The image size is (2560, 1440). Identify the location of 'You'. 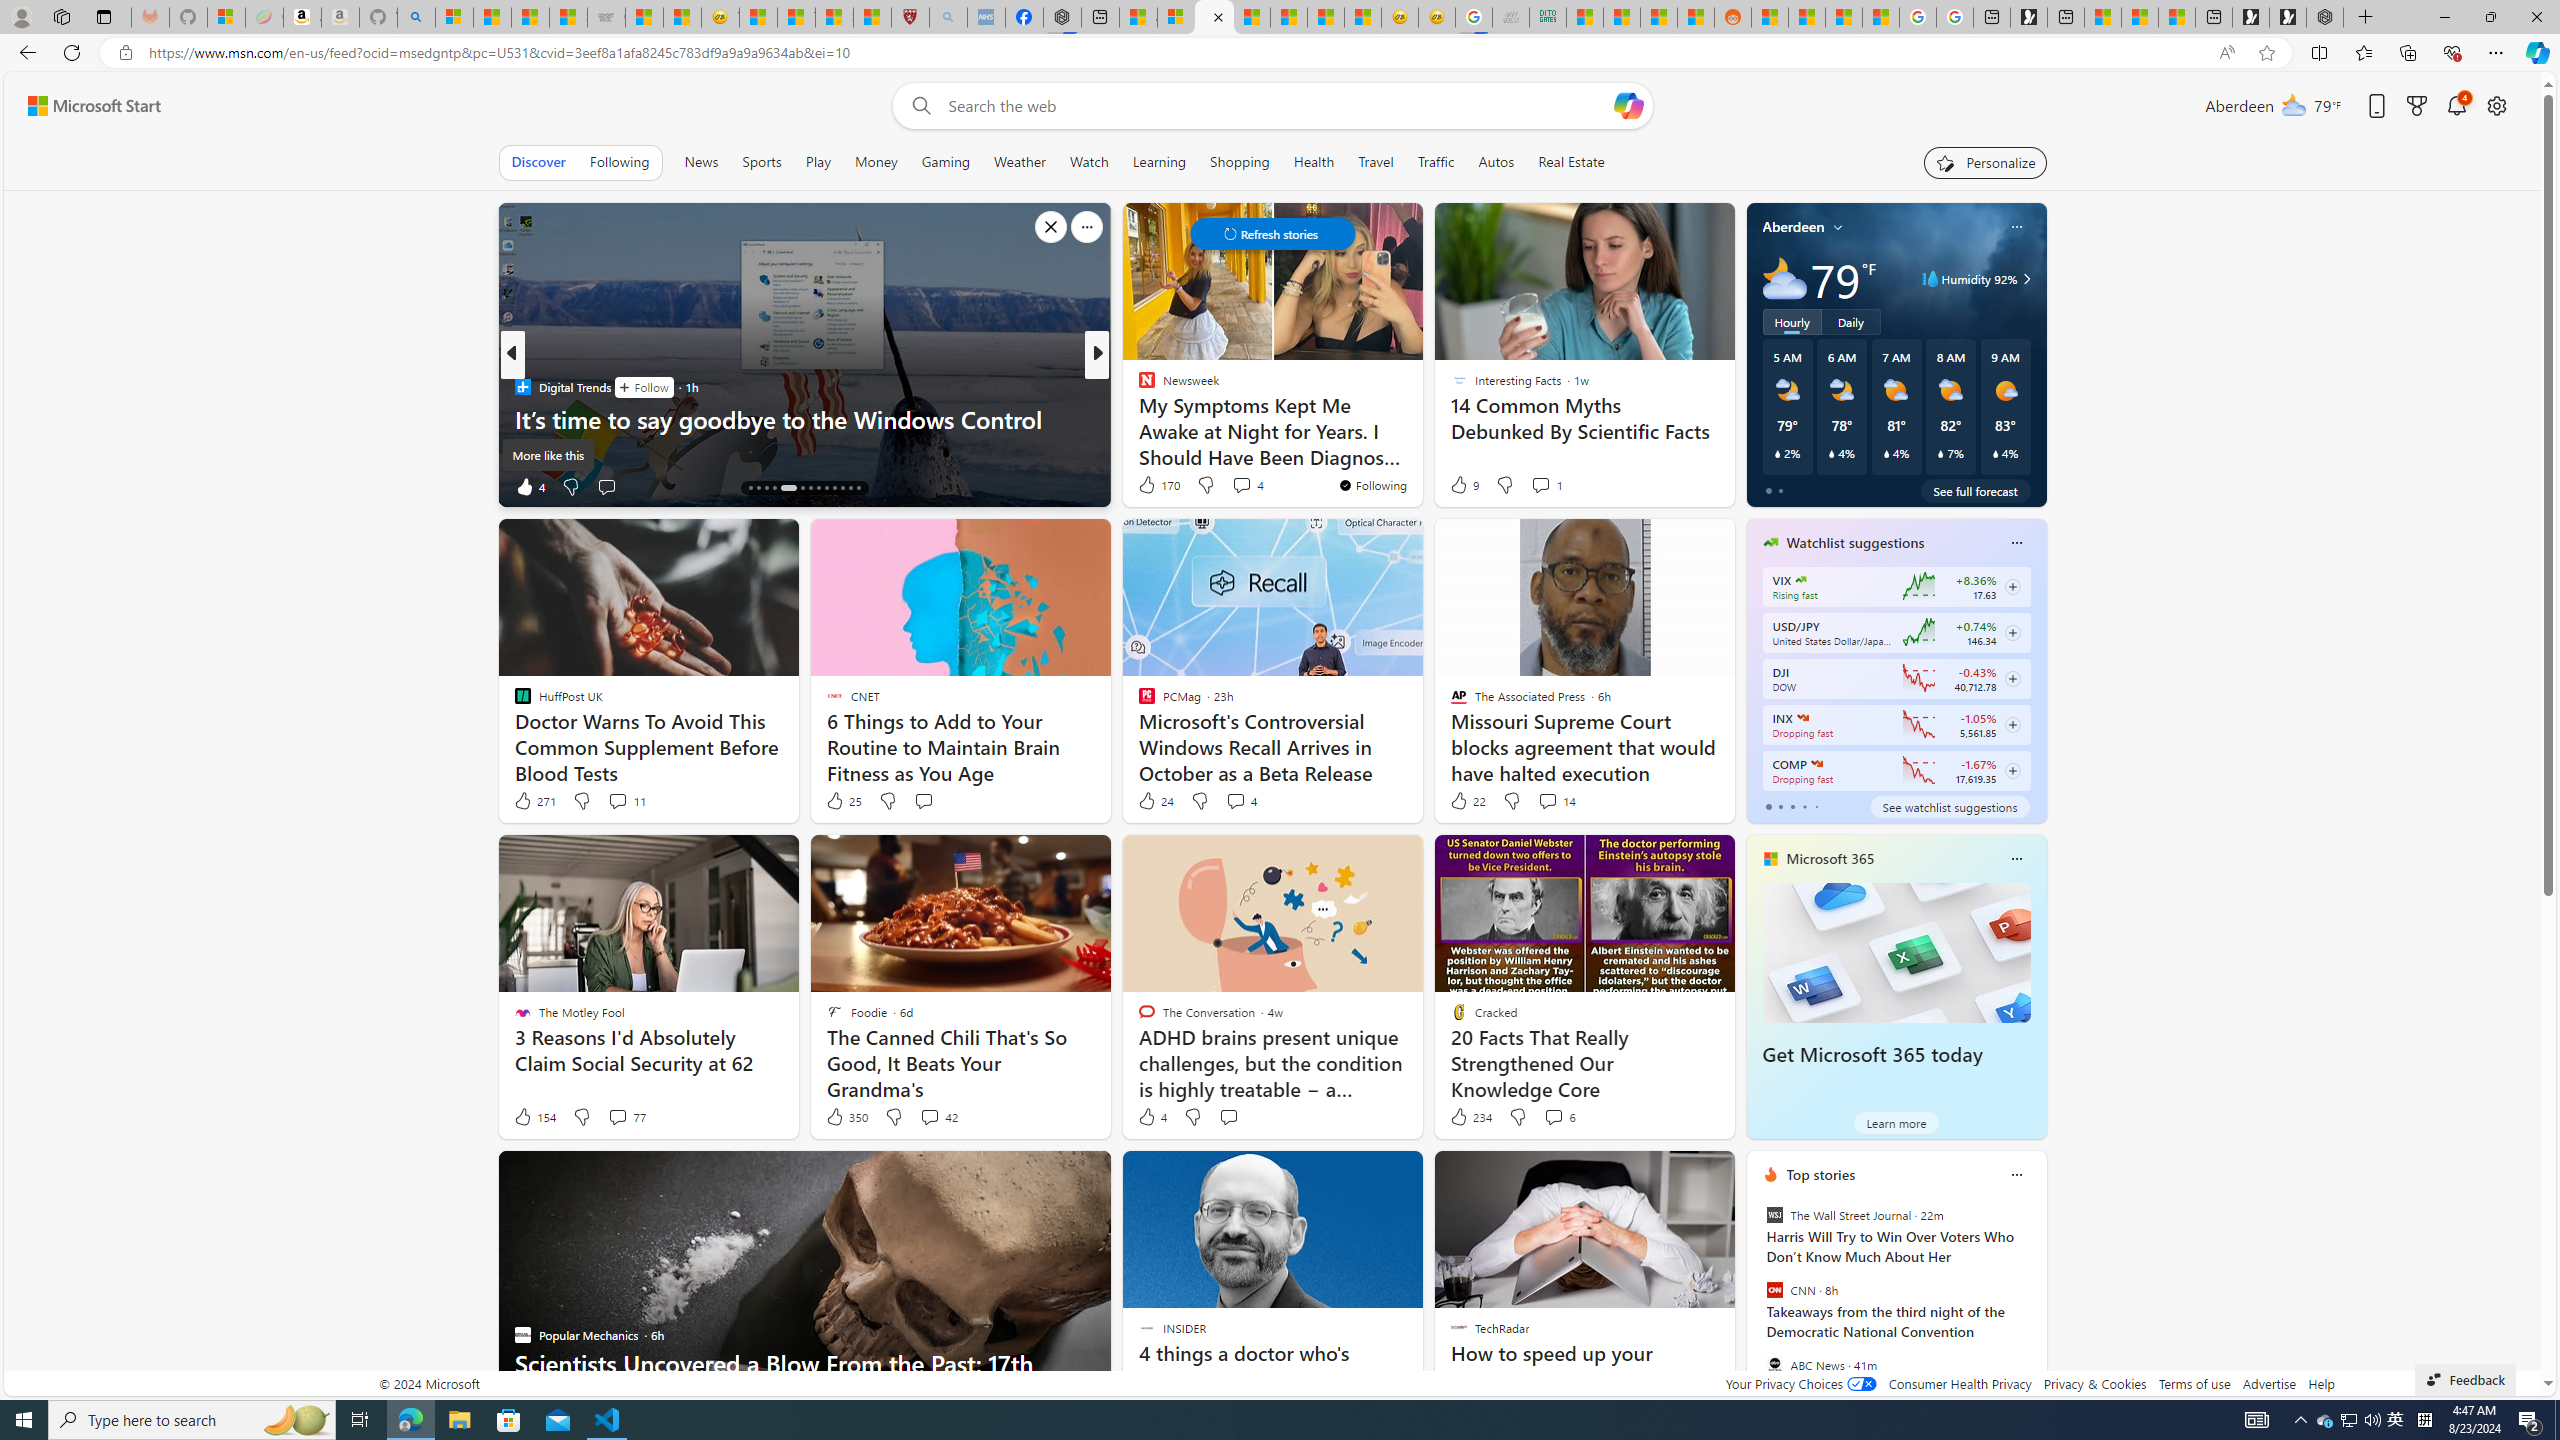
(1371, 485).